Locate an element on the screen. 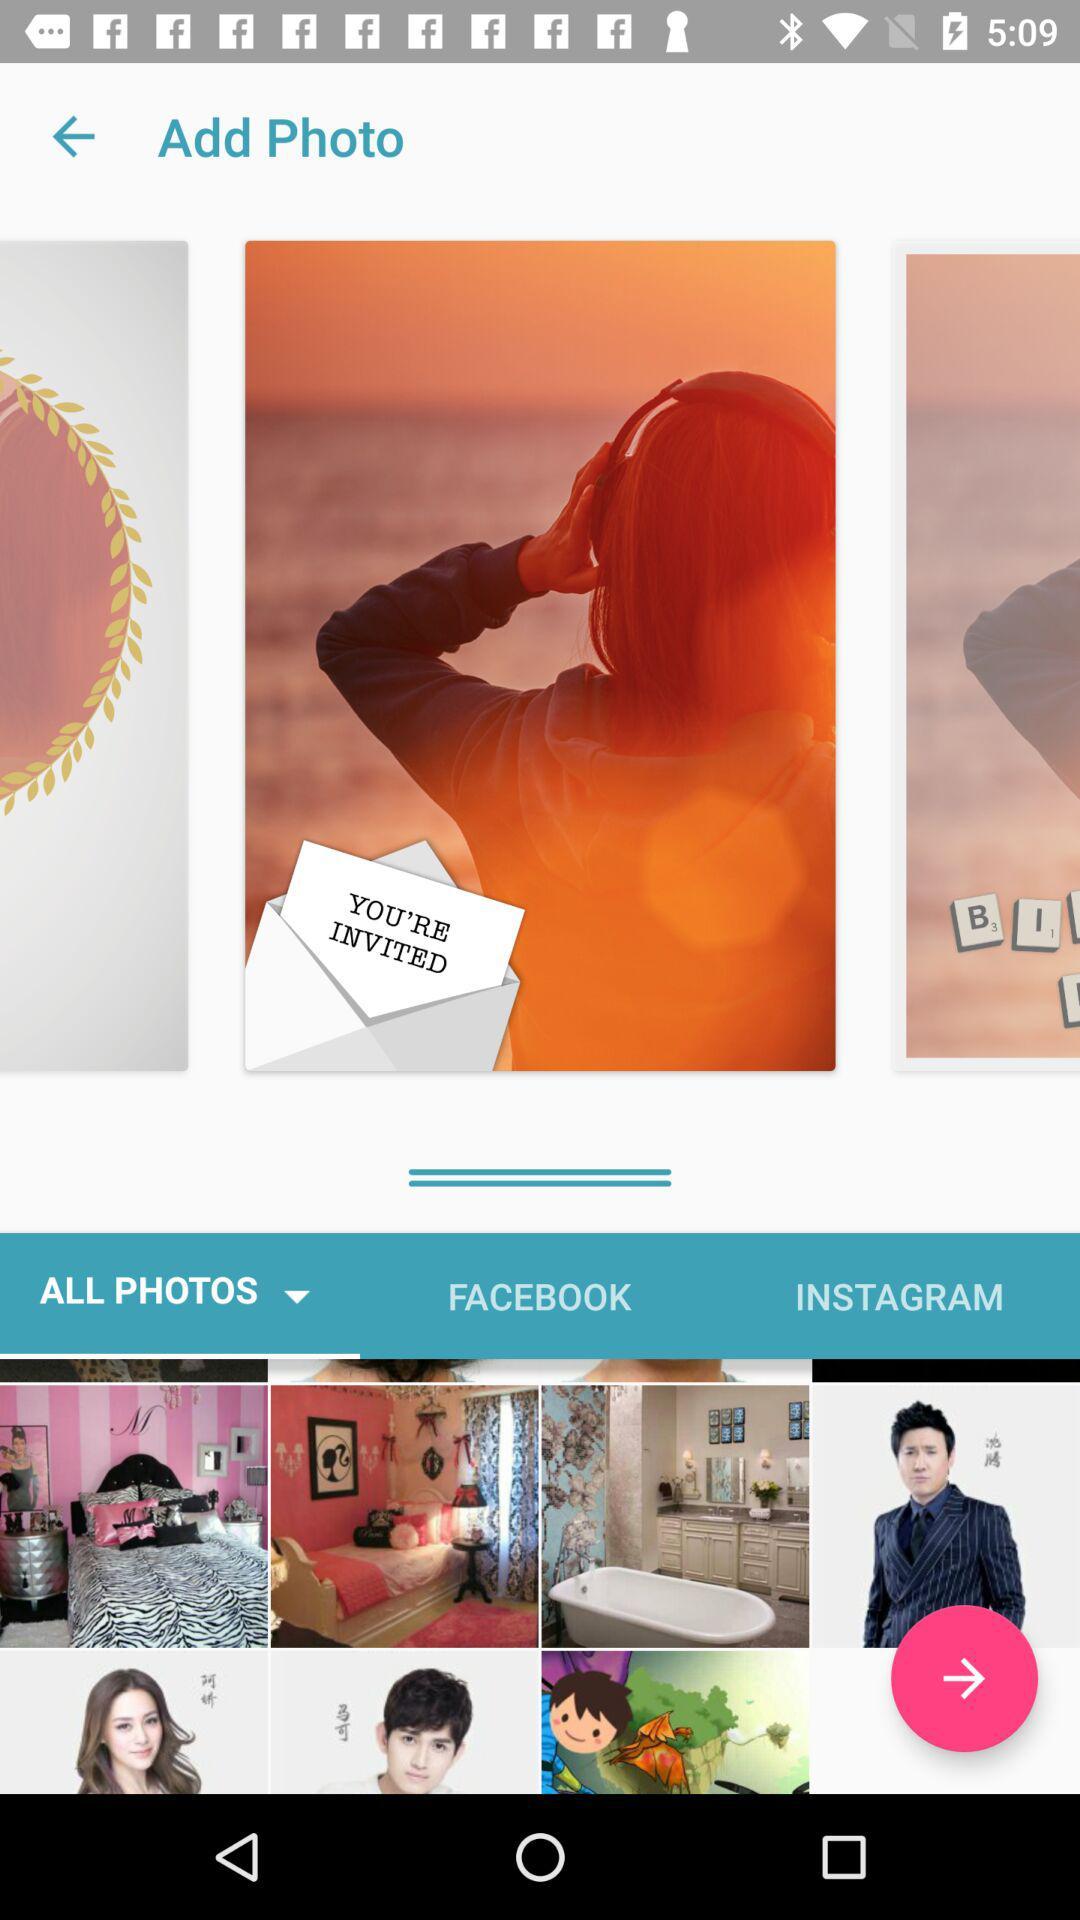  the arrow_forward icon is located at coordinates (963, 1678).